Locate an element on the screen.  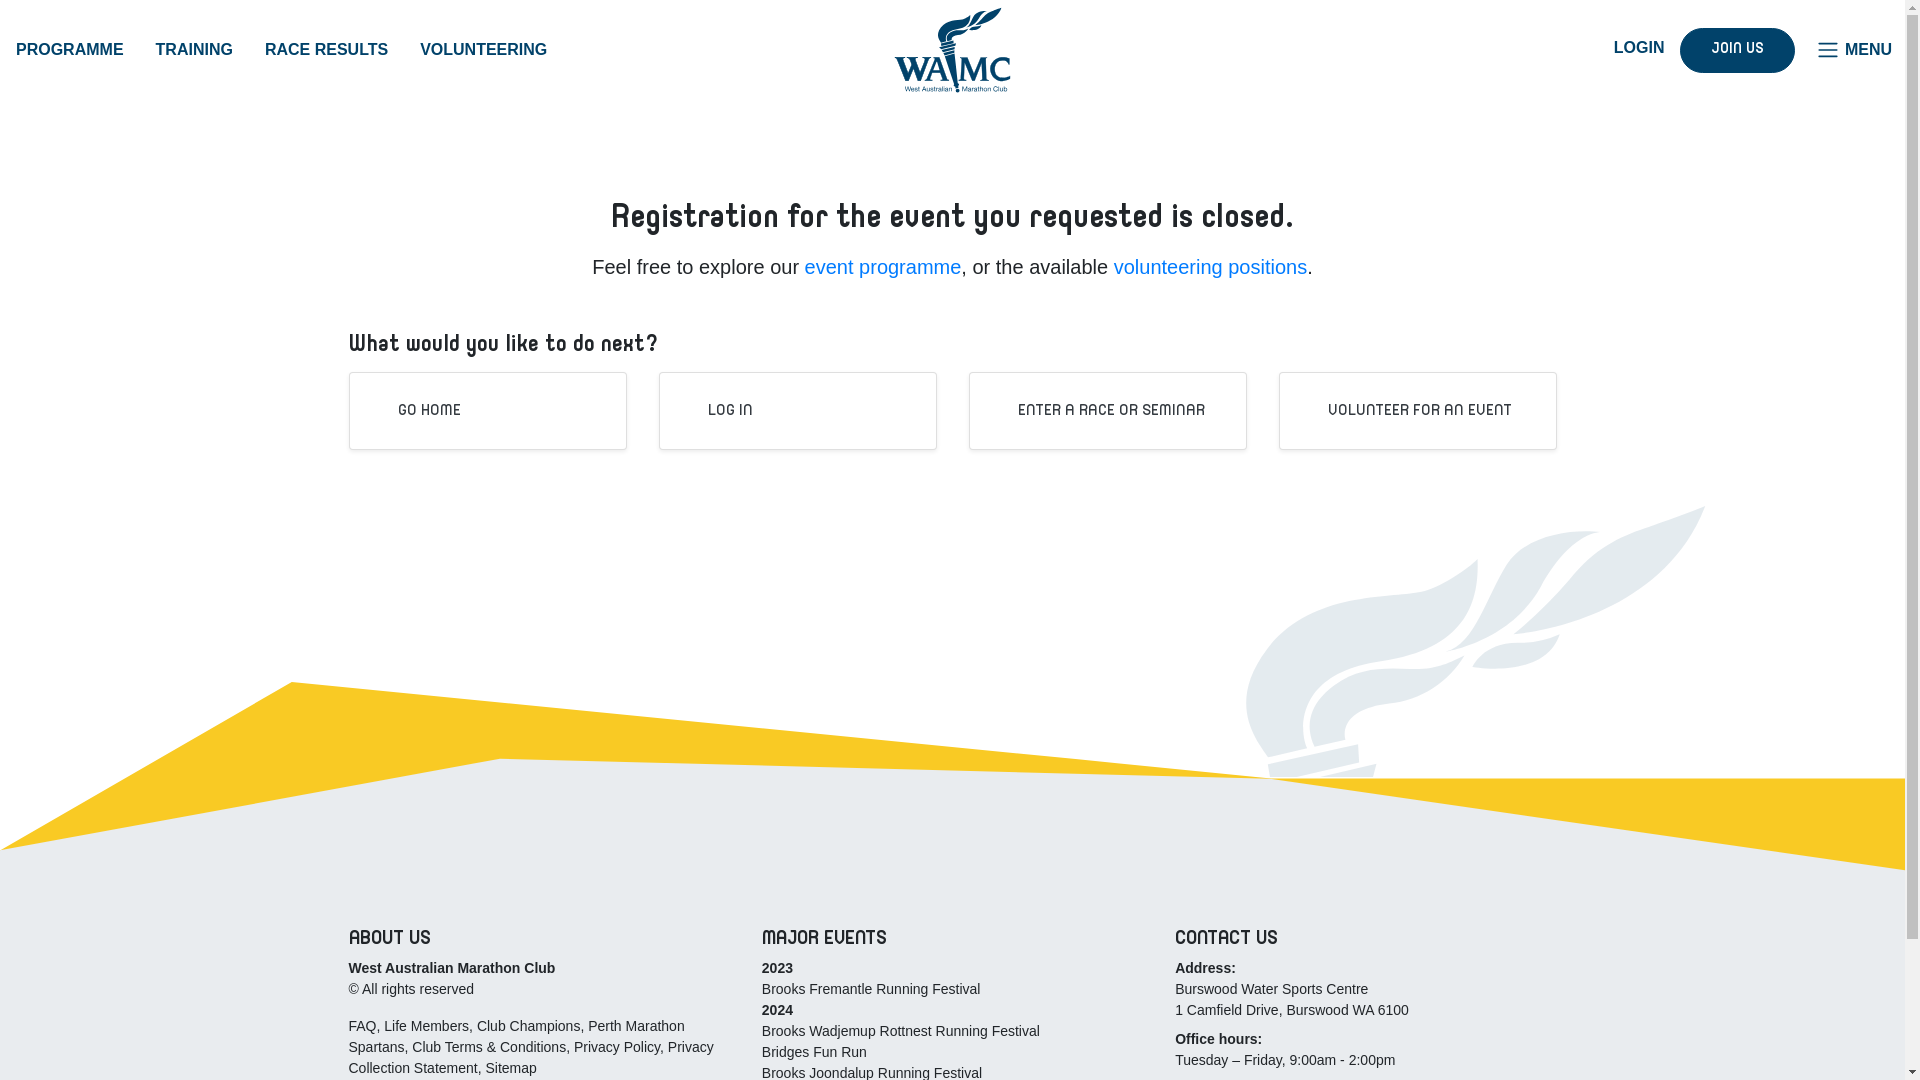
'MENU' is located at coordinates (1852, 49).